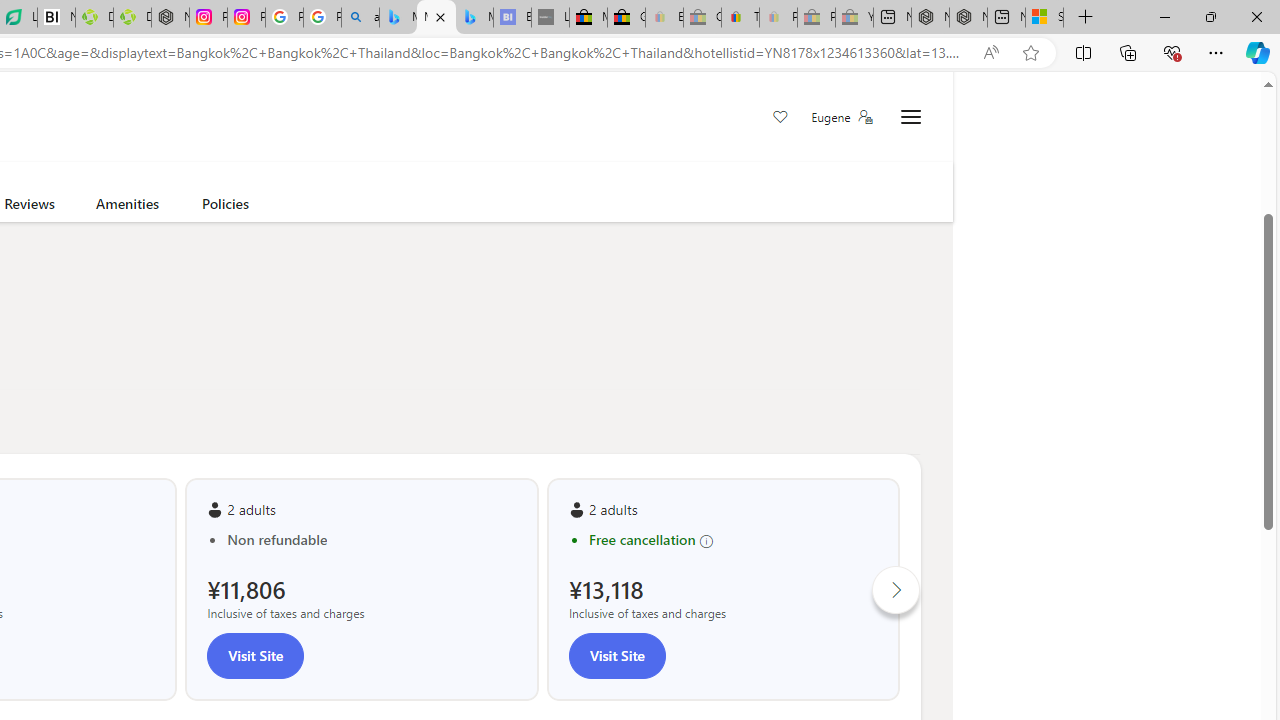  What do you see at coordinates (854, 17) in the screenshot?
I see `'Yard, Garden & Outdoor Living - Sleeping'` at bounding box center [854, 17].